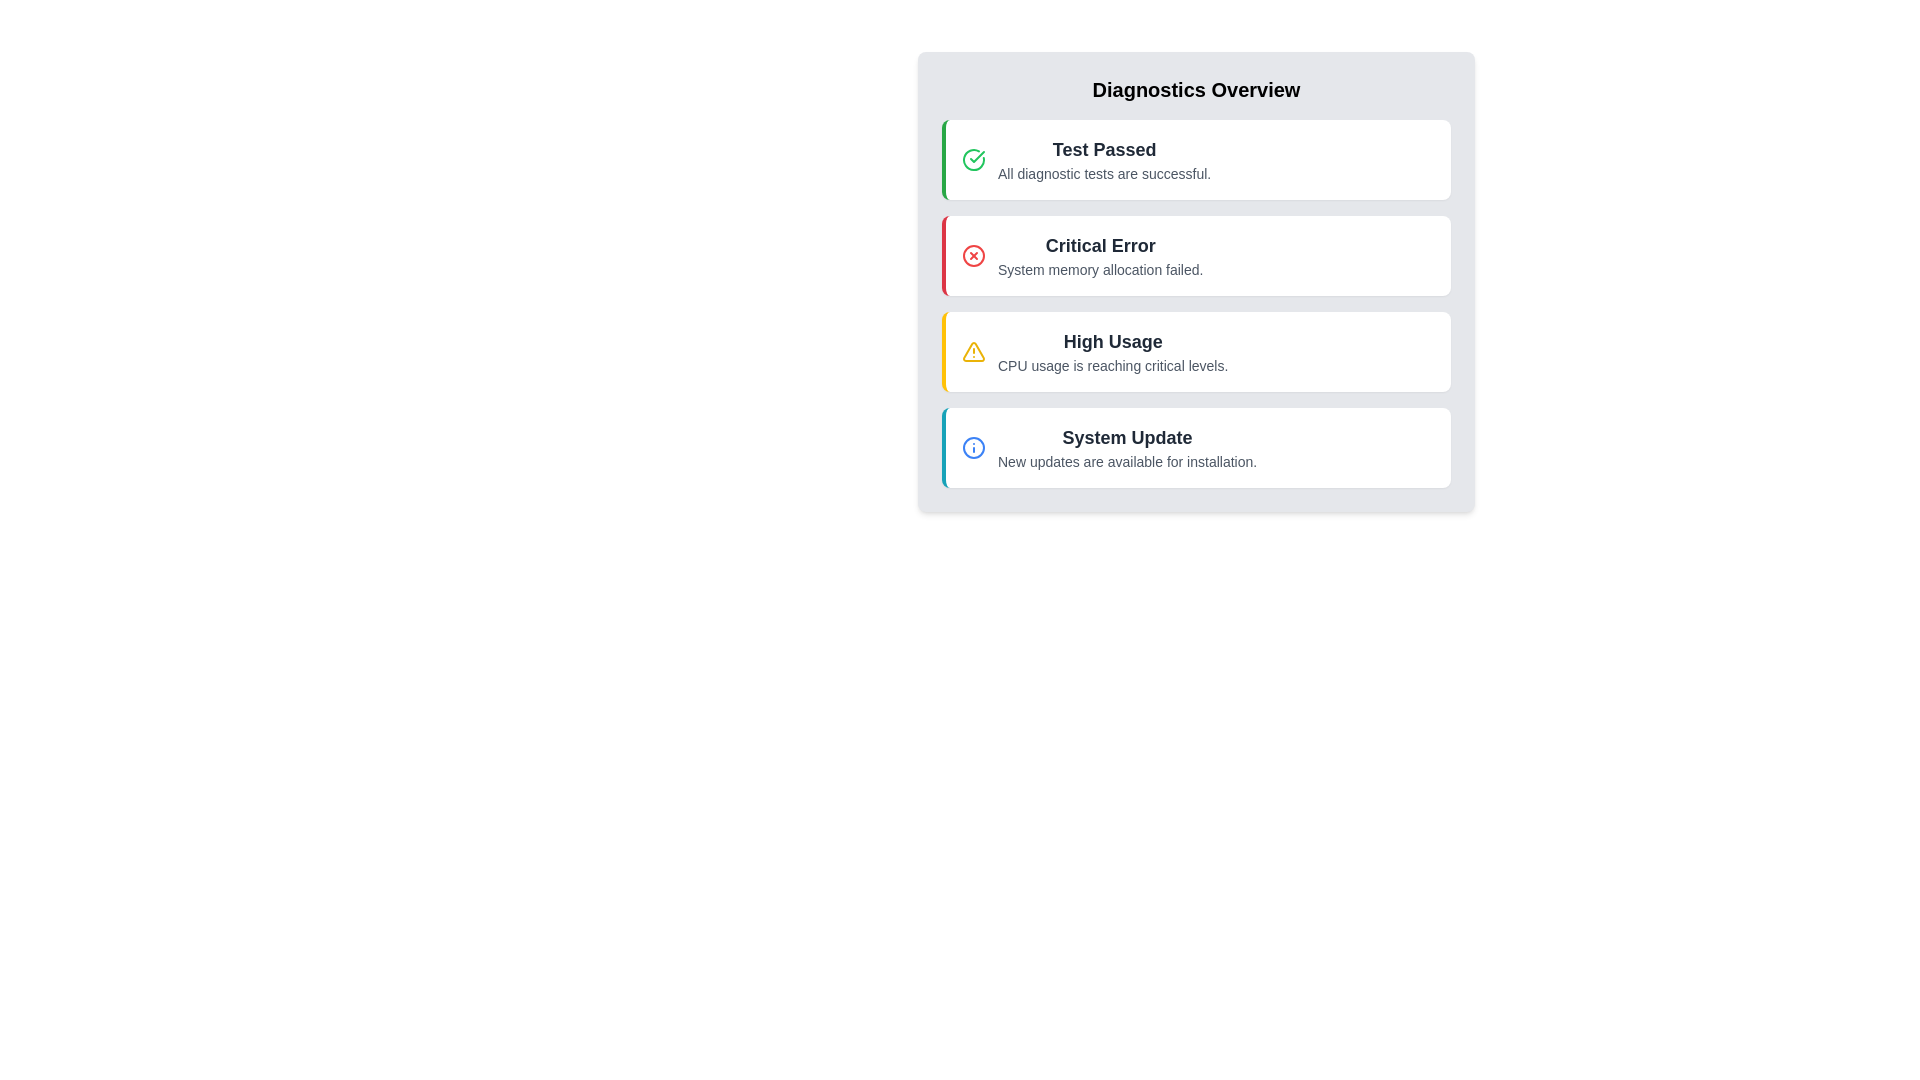  Describe the element at coordinates (1103, 158) in the screenshot. I see `the Text Display with Title and Subtext indicating a successful outcome of diagnostic tests, located in the bordered box titled 'Diagnostics Overview'` at that location.